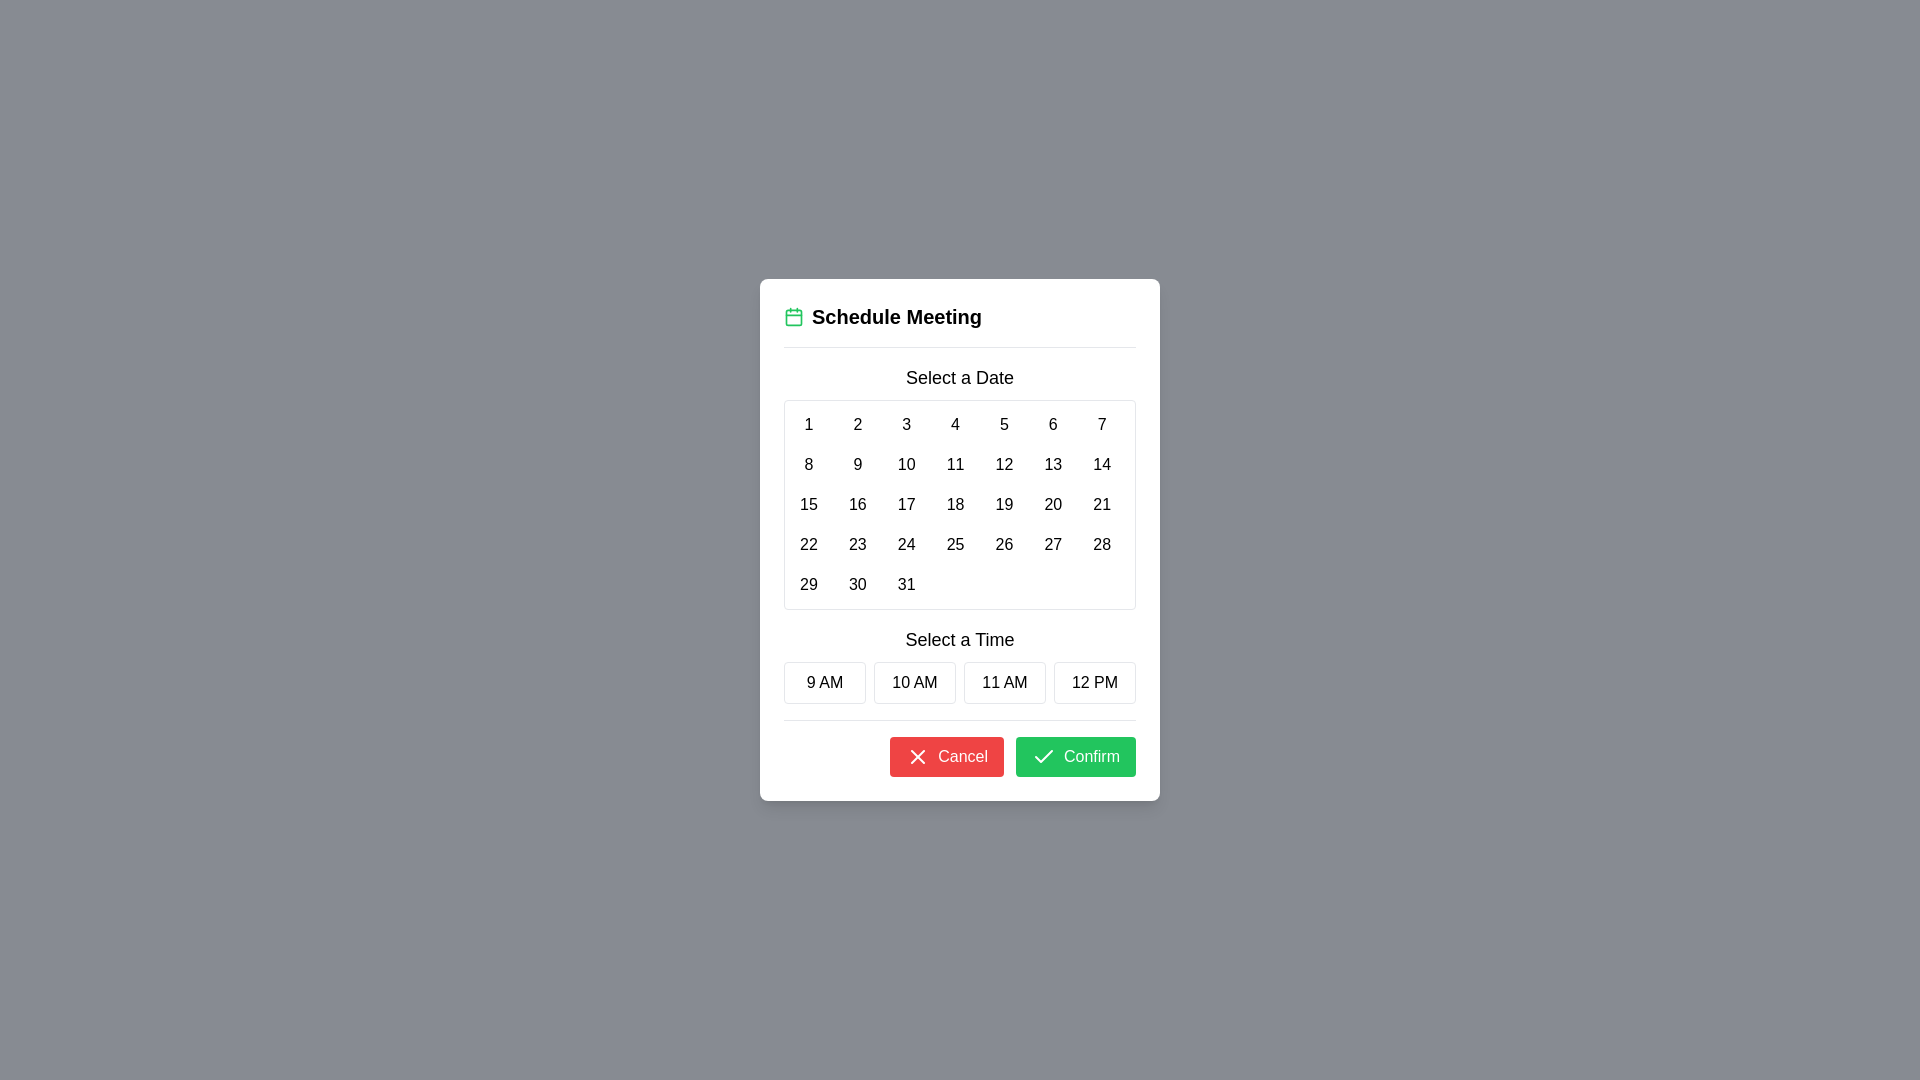 The height and width of the screenshot is (1080, 1920). What do you see at coordinates (792, 315) in the screenshot?
I see `the scheduling icon located at the top-left corner of the modal window, directly left of the 'Schedule Meeting' text` at bounding box center [792, 315].